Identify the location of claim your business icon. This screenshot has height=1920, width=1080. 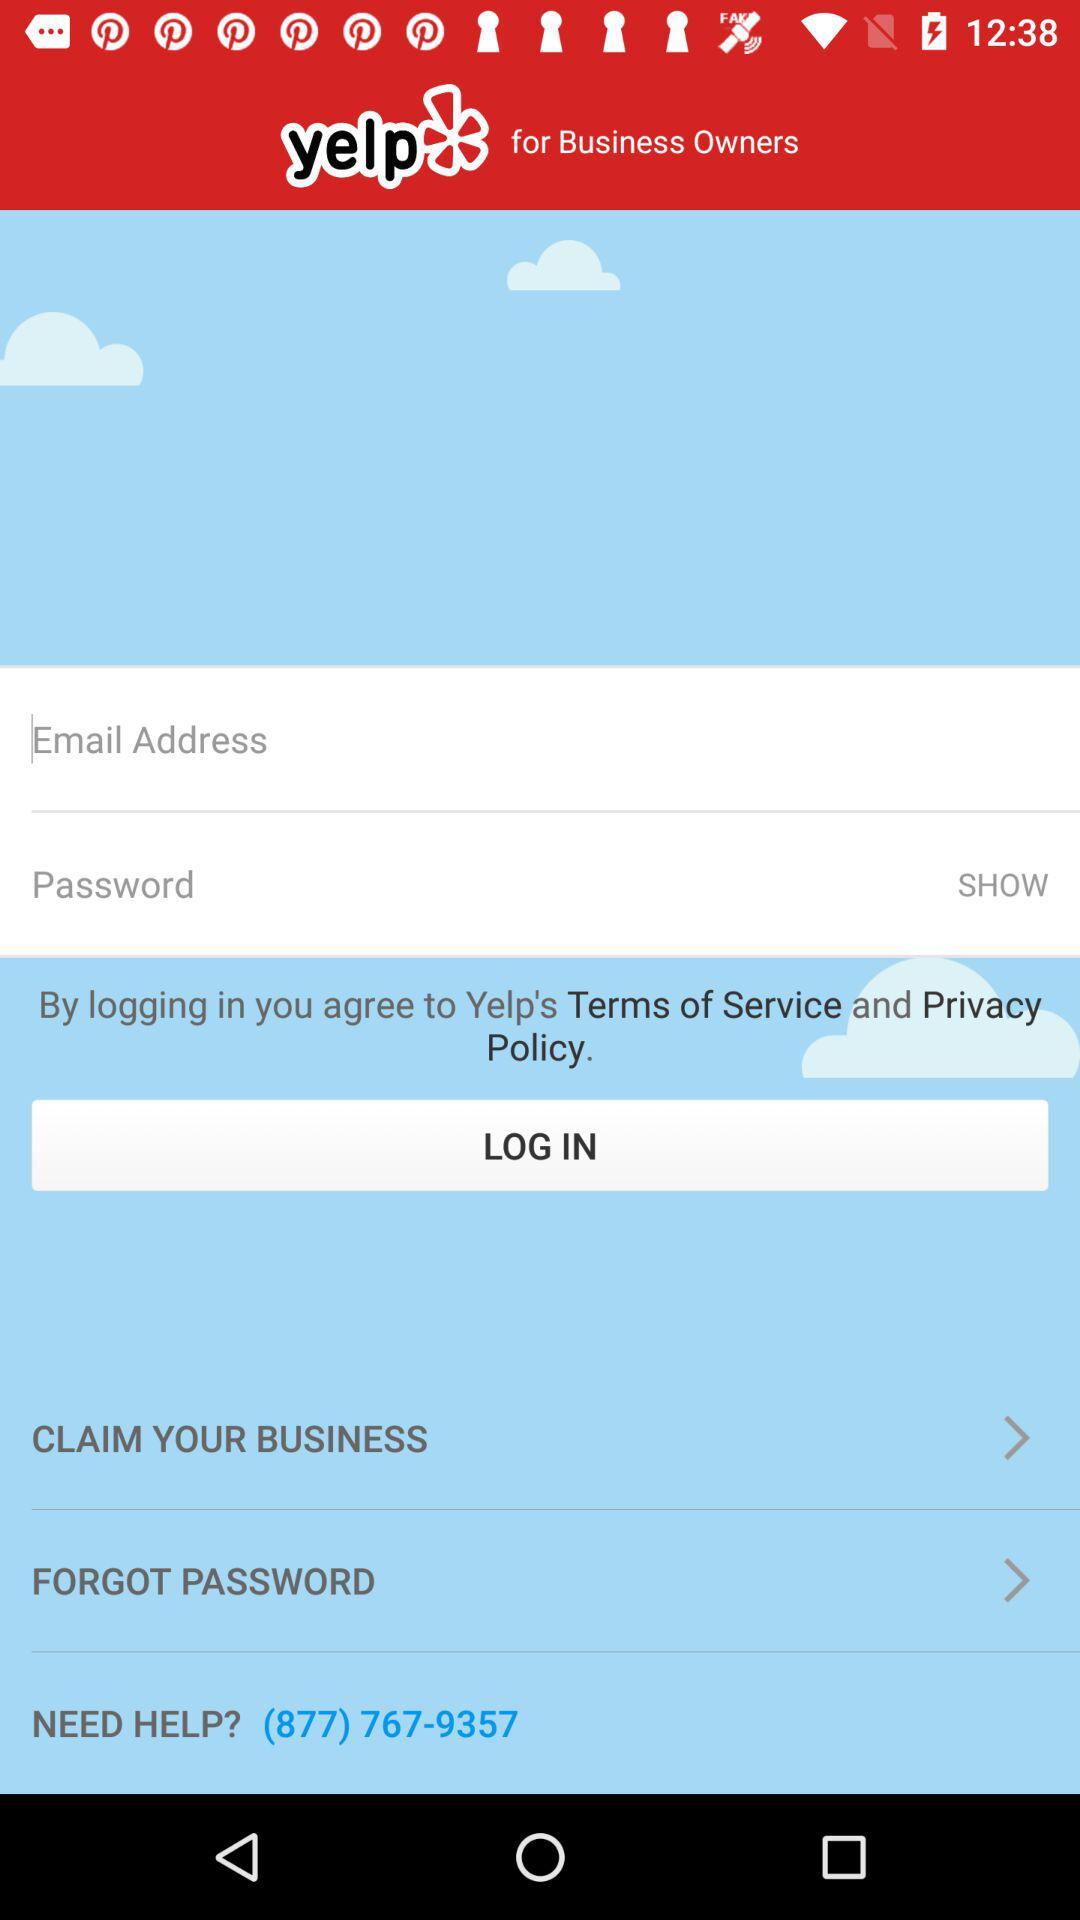
(540, 1437).